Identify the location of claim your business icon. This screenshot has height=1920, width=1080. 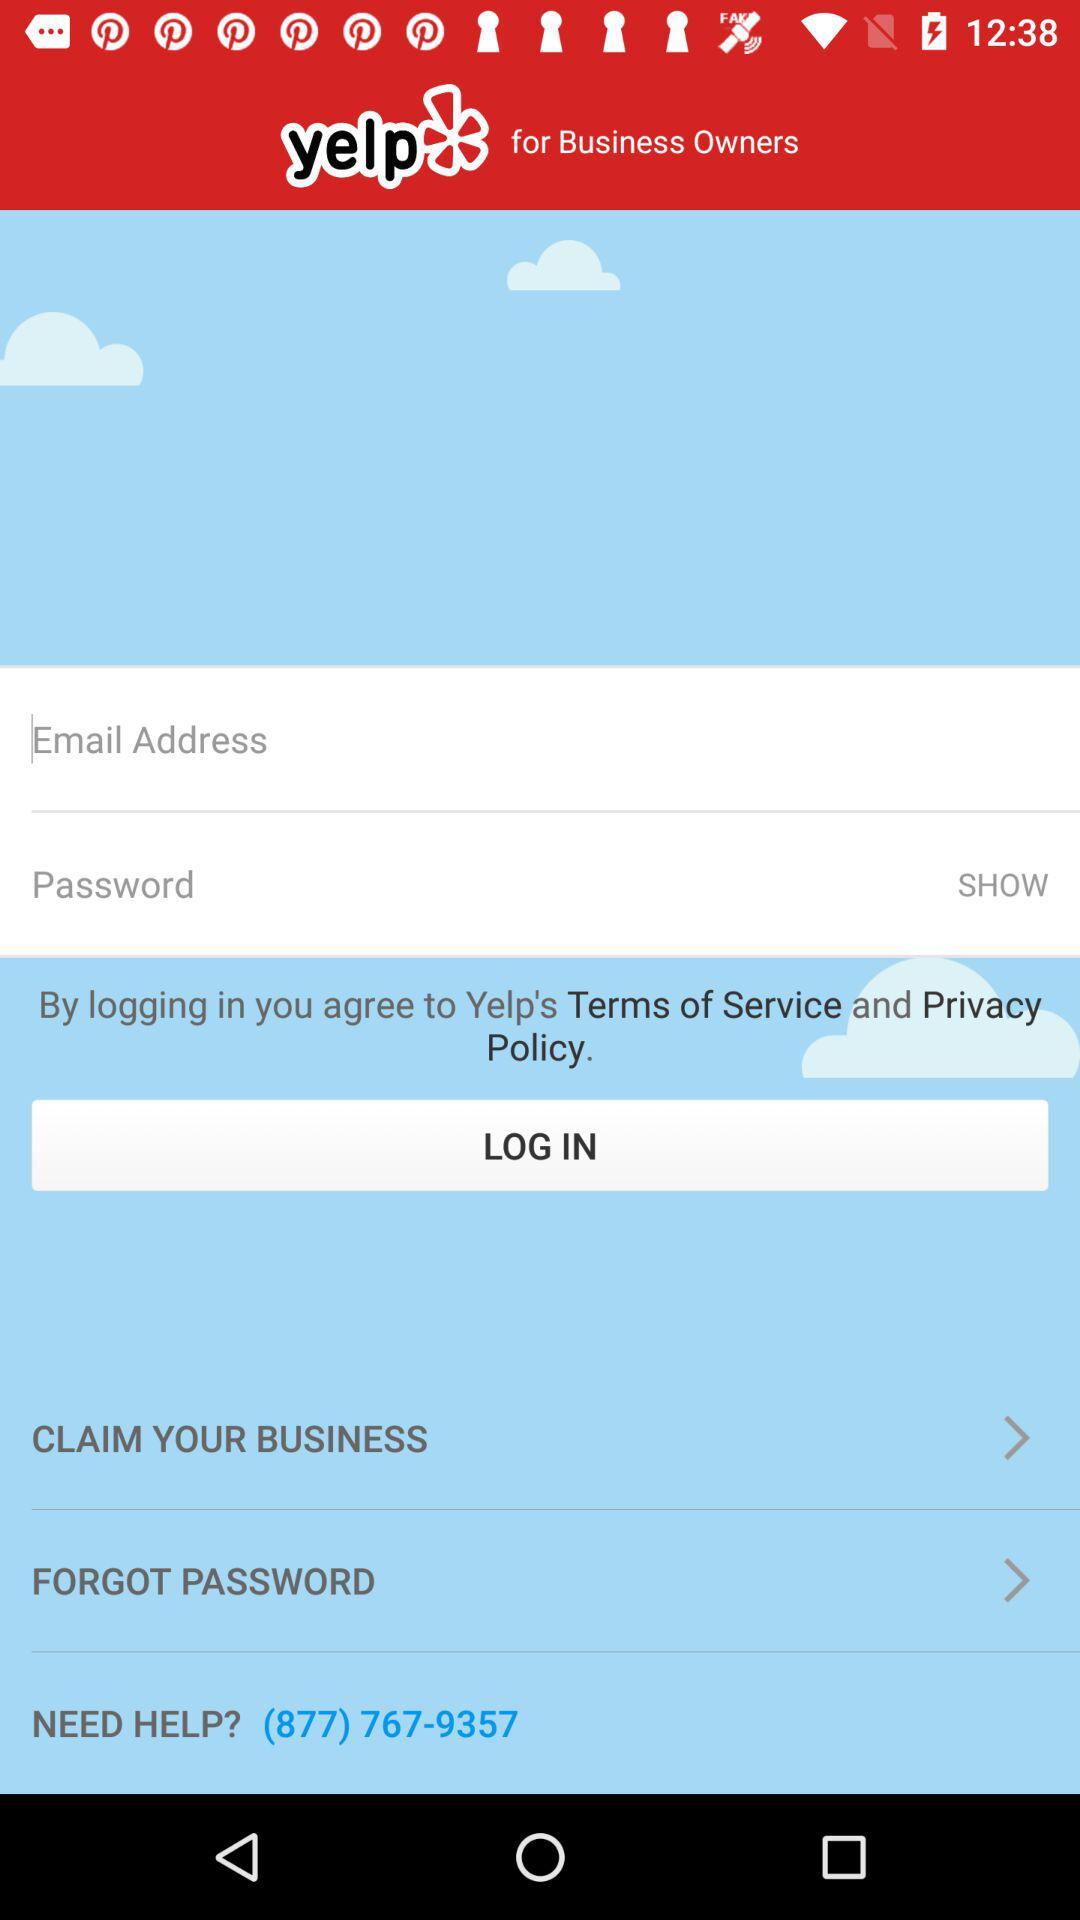
(540, 1437).